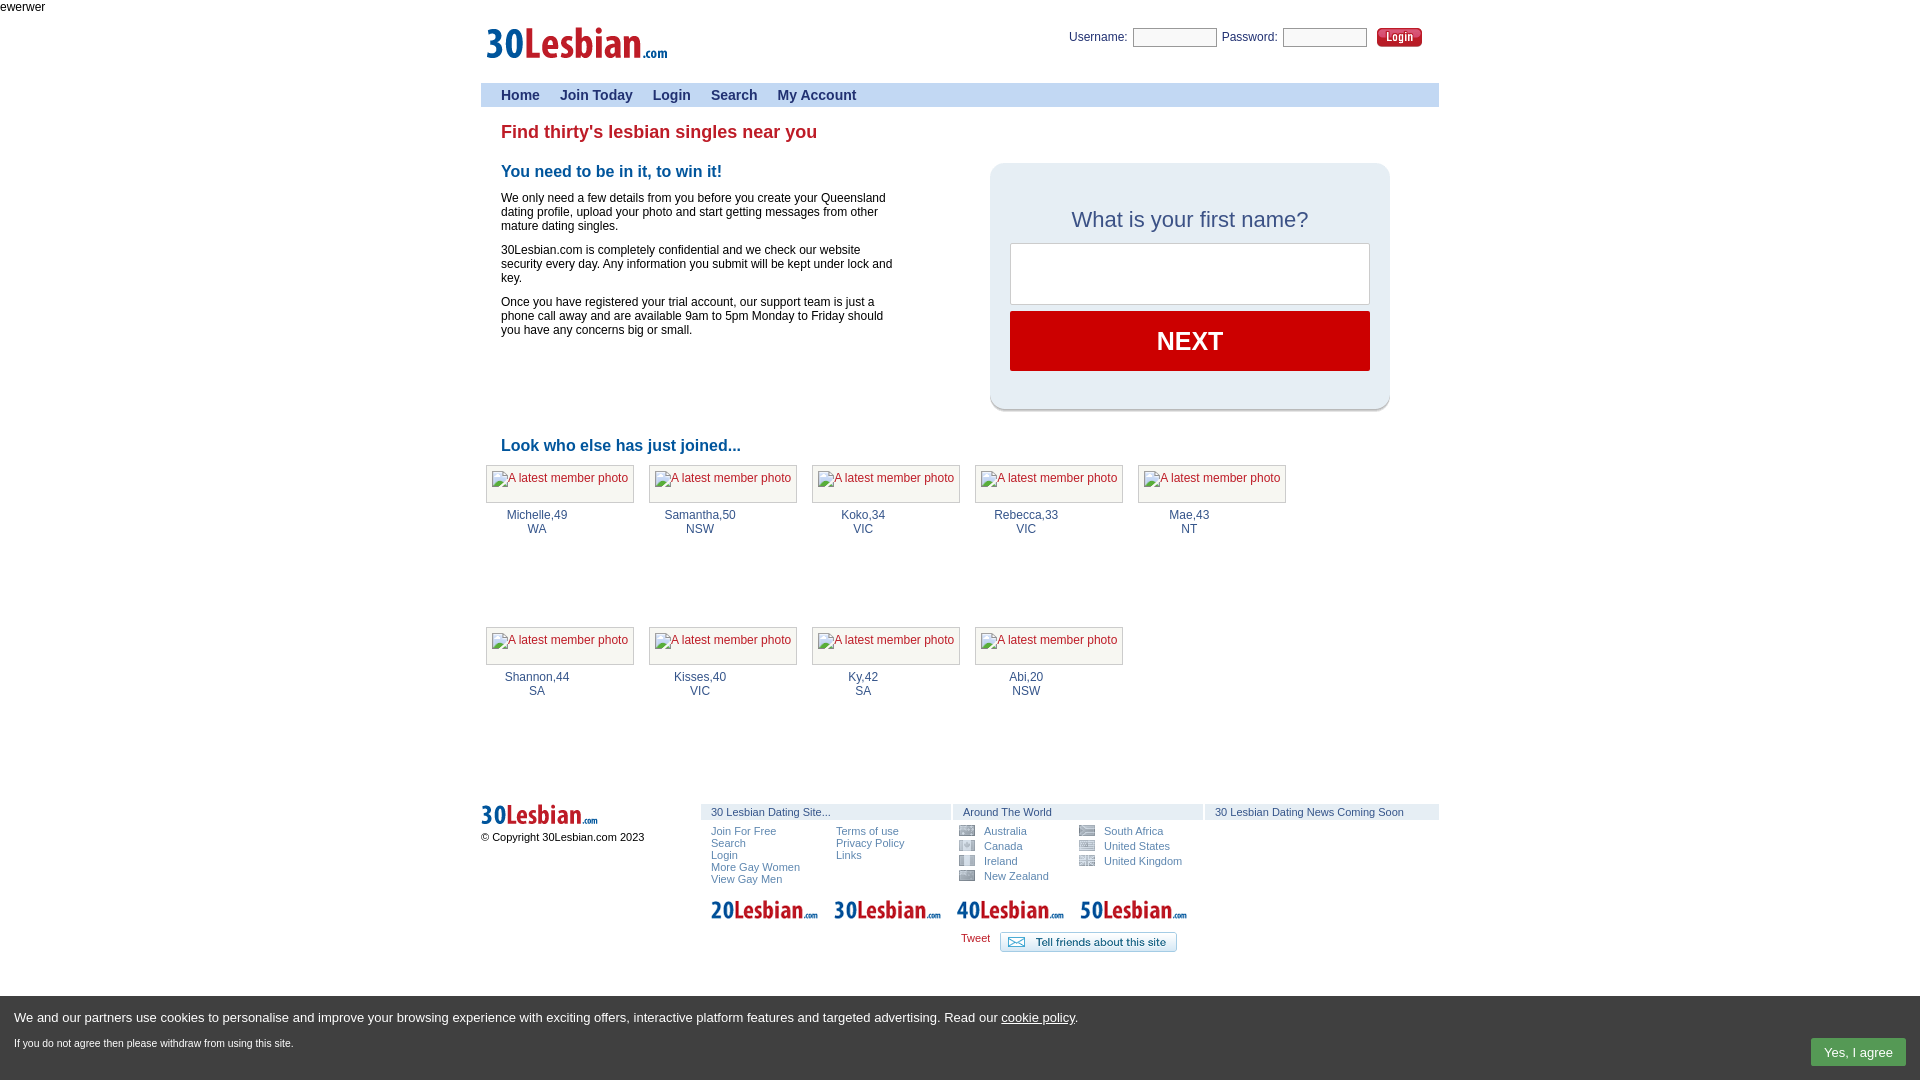 This screenshot has width=1920, height=1080. I want to click on 'Kisses, 40 from Wodonga, VIC', so click(722, 645).